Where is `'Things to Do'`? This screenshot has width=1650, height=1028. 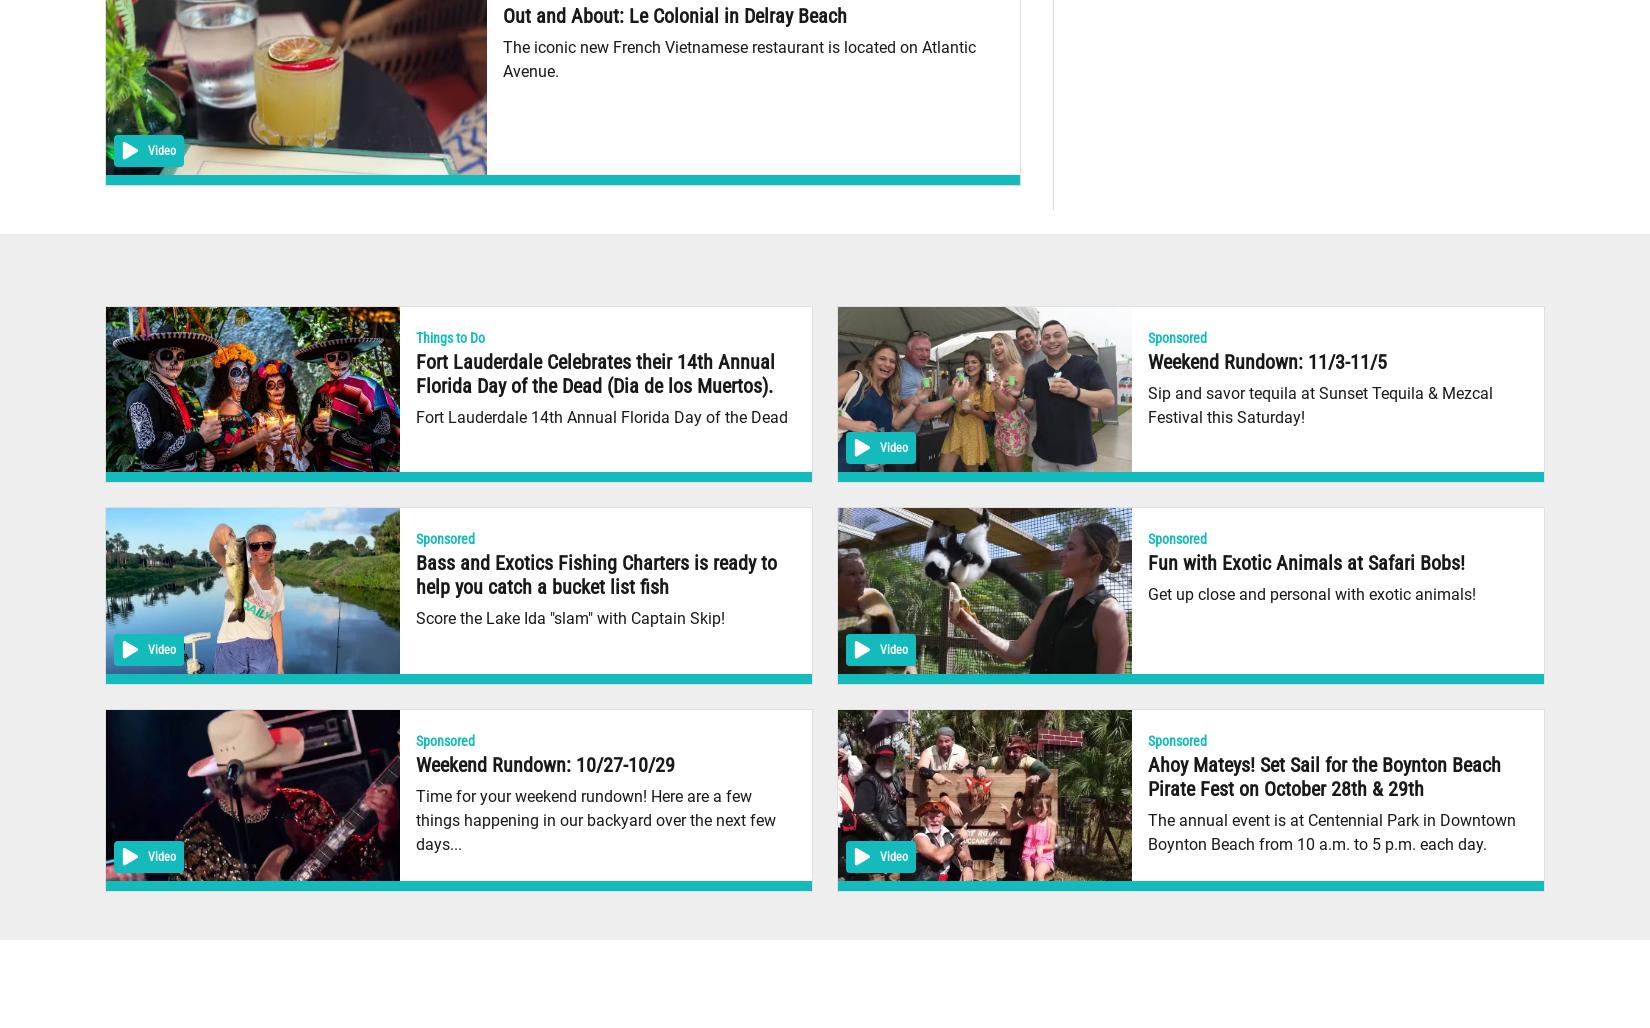
'Things to Do' is located at coordinates (449, 335).